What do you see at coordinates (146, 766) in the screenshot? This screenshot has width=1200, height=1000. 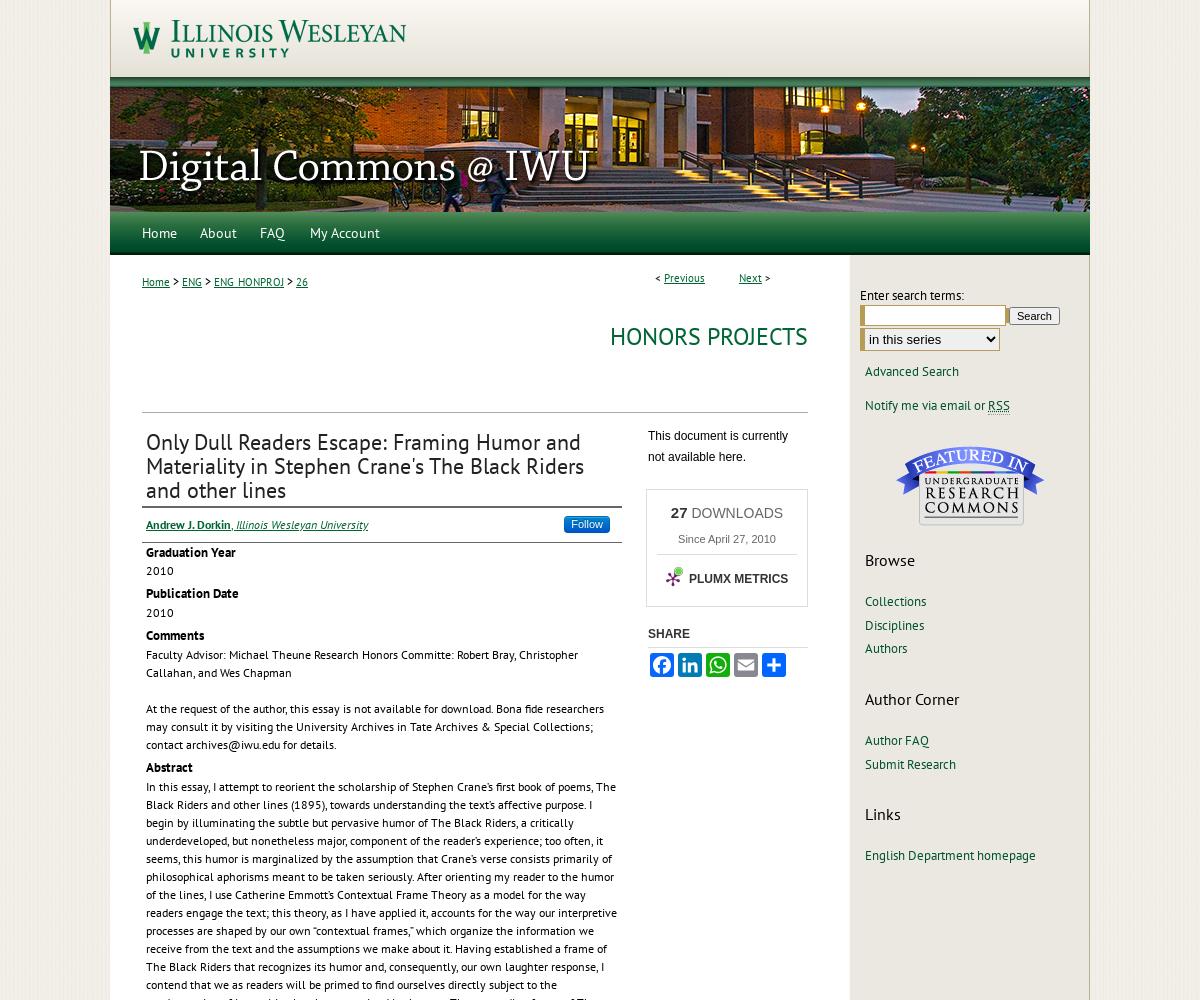 I see `'Abstract'` at bounding box center [146, 766].